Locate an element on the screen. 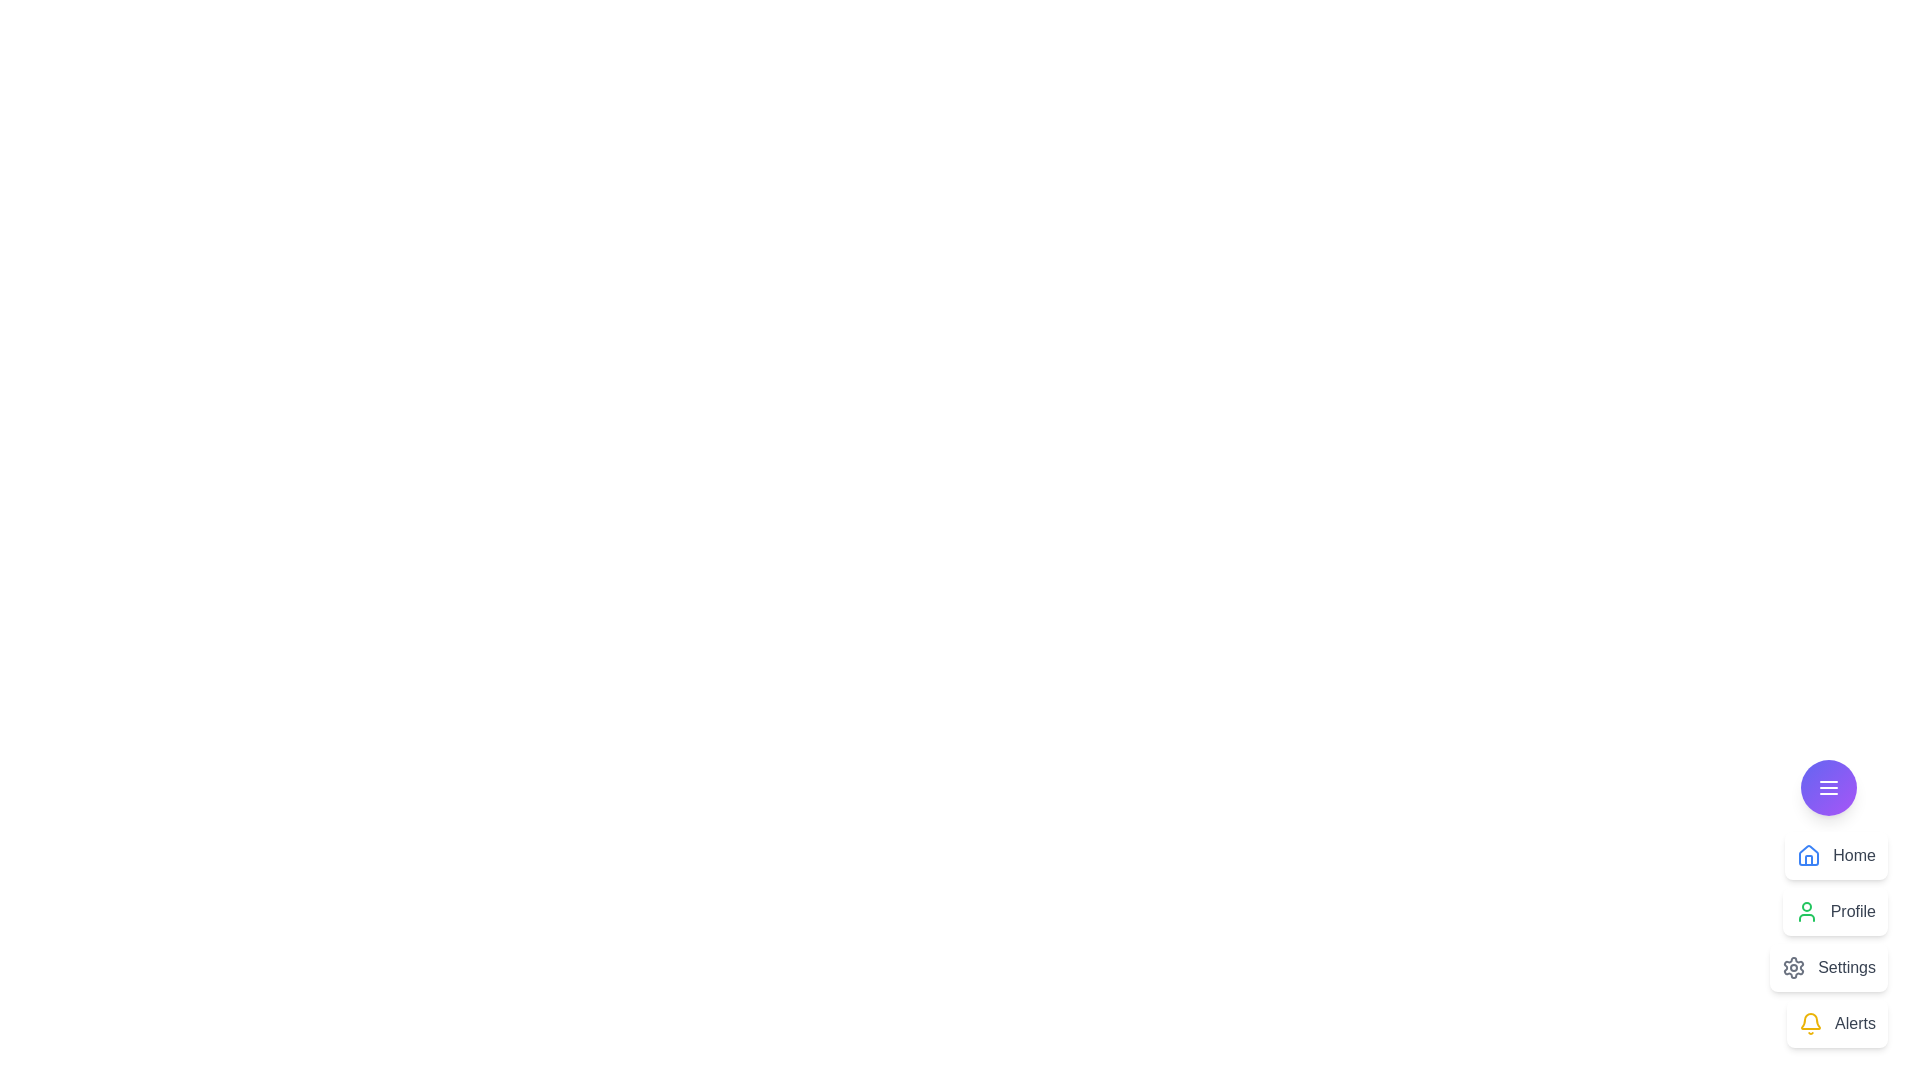  the menu item Alerts from the speed dial menu is located at coordinates (1837, 1023).